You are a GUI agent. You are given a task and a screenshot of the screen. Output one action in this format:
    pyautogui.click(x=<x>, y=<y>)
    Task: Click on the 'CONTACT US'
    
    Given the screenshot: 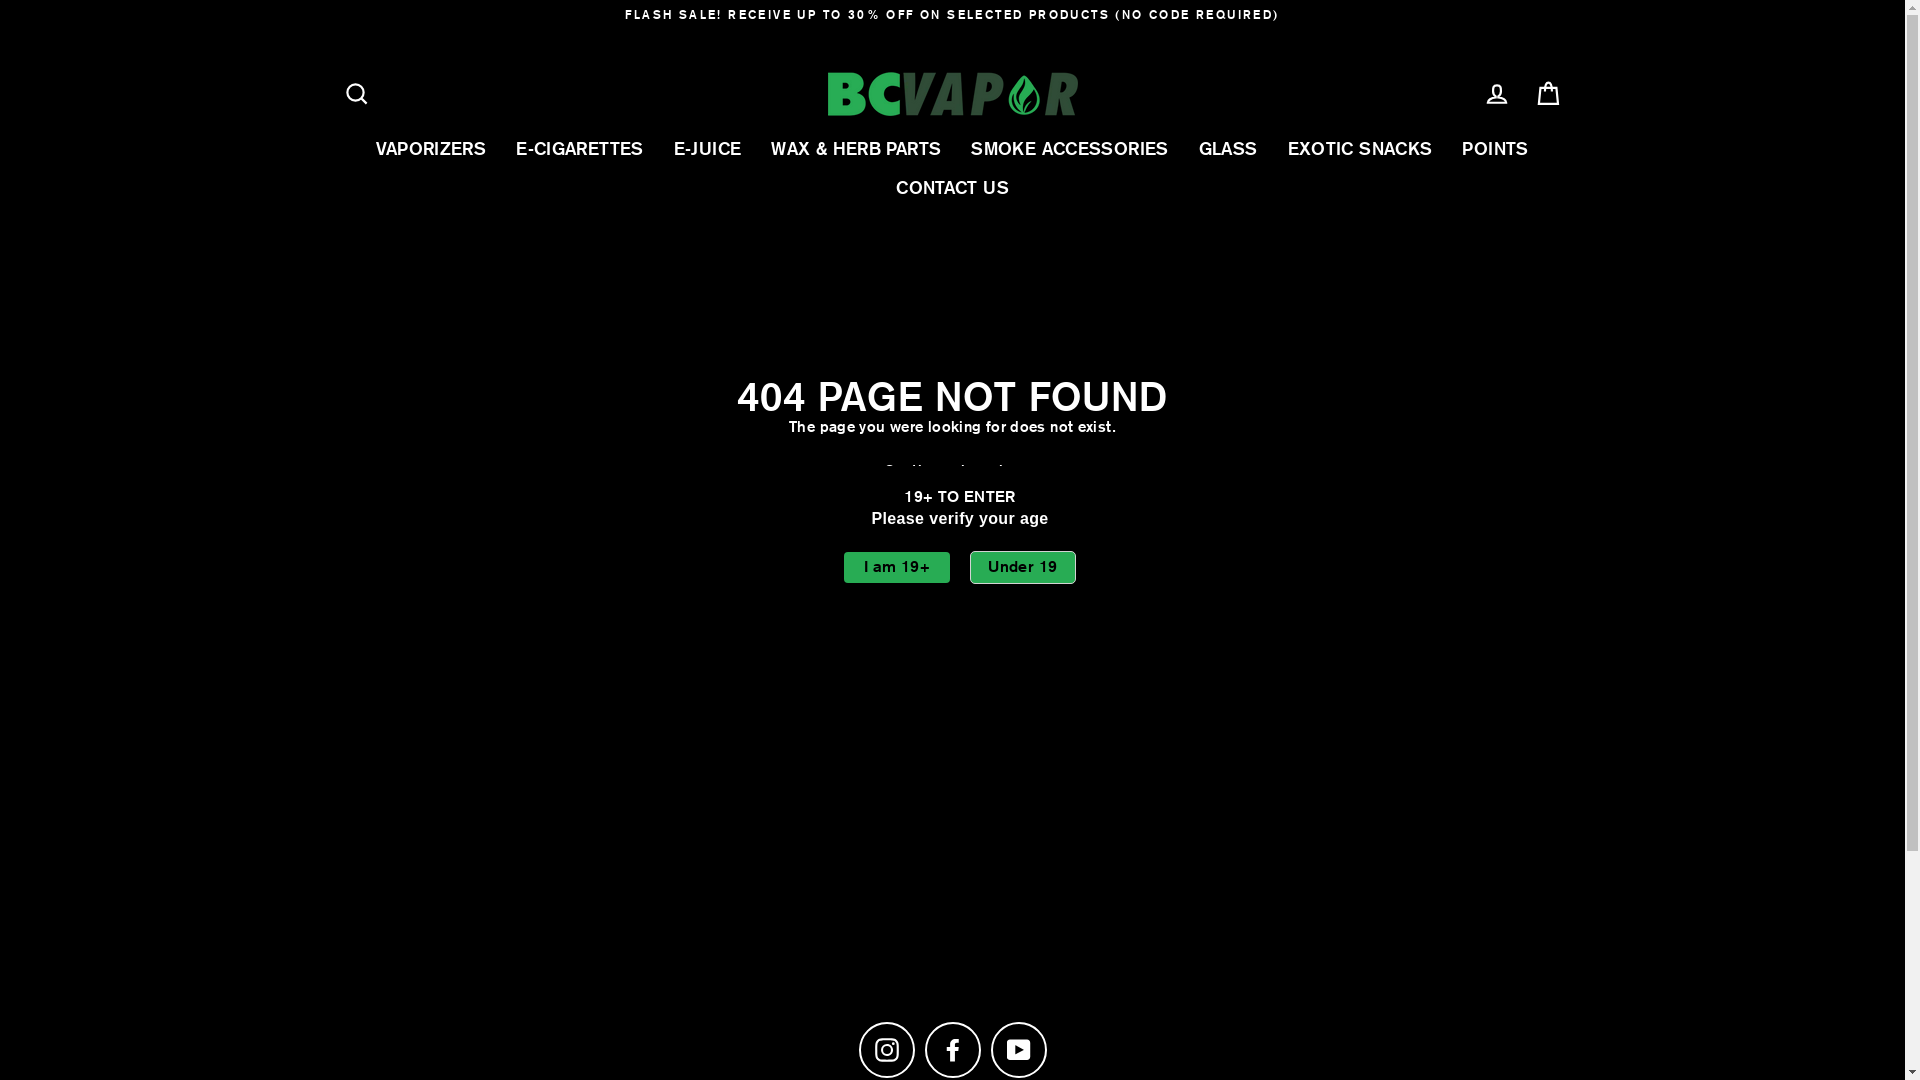 What is the action you would take?
    pyautogui.click(x=951, y=187)
    